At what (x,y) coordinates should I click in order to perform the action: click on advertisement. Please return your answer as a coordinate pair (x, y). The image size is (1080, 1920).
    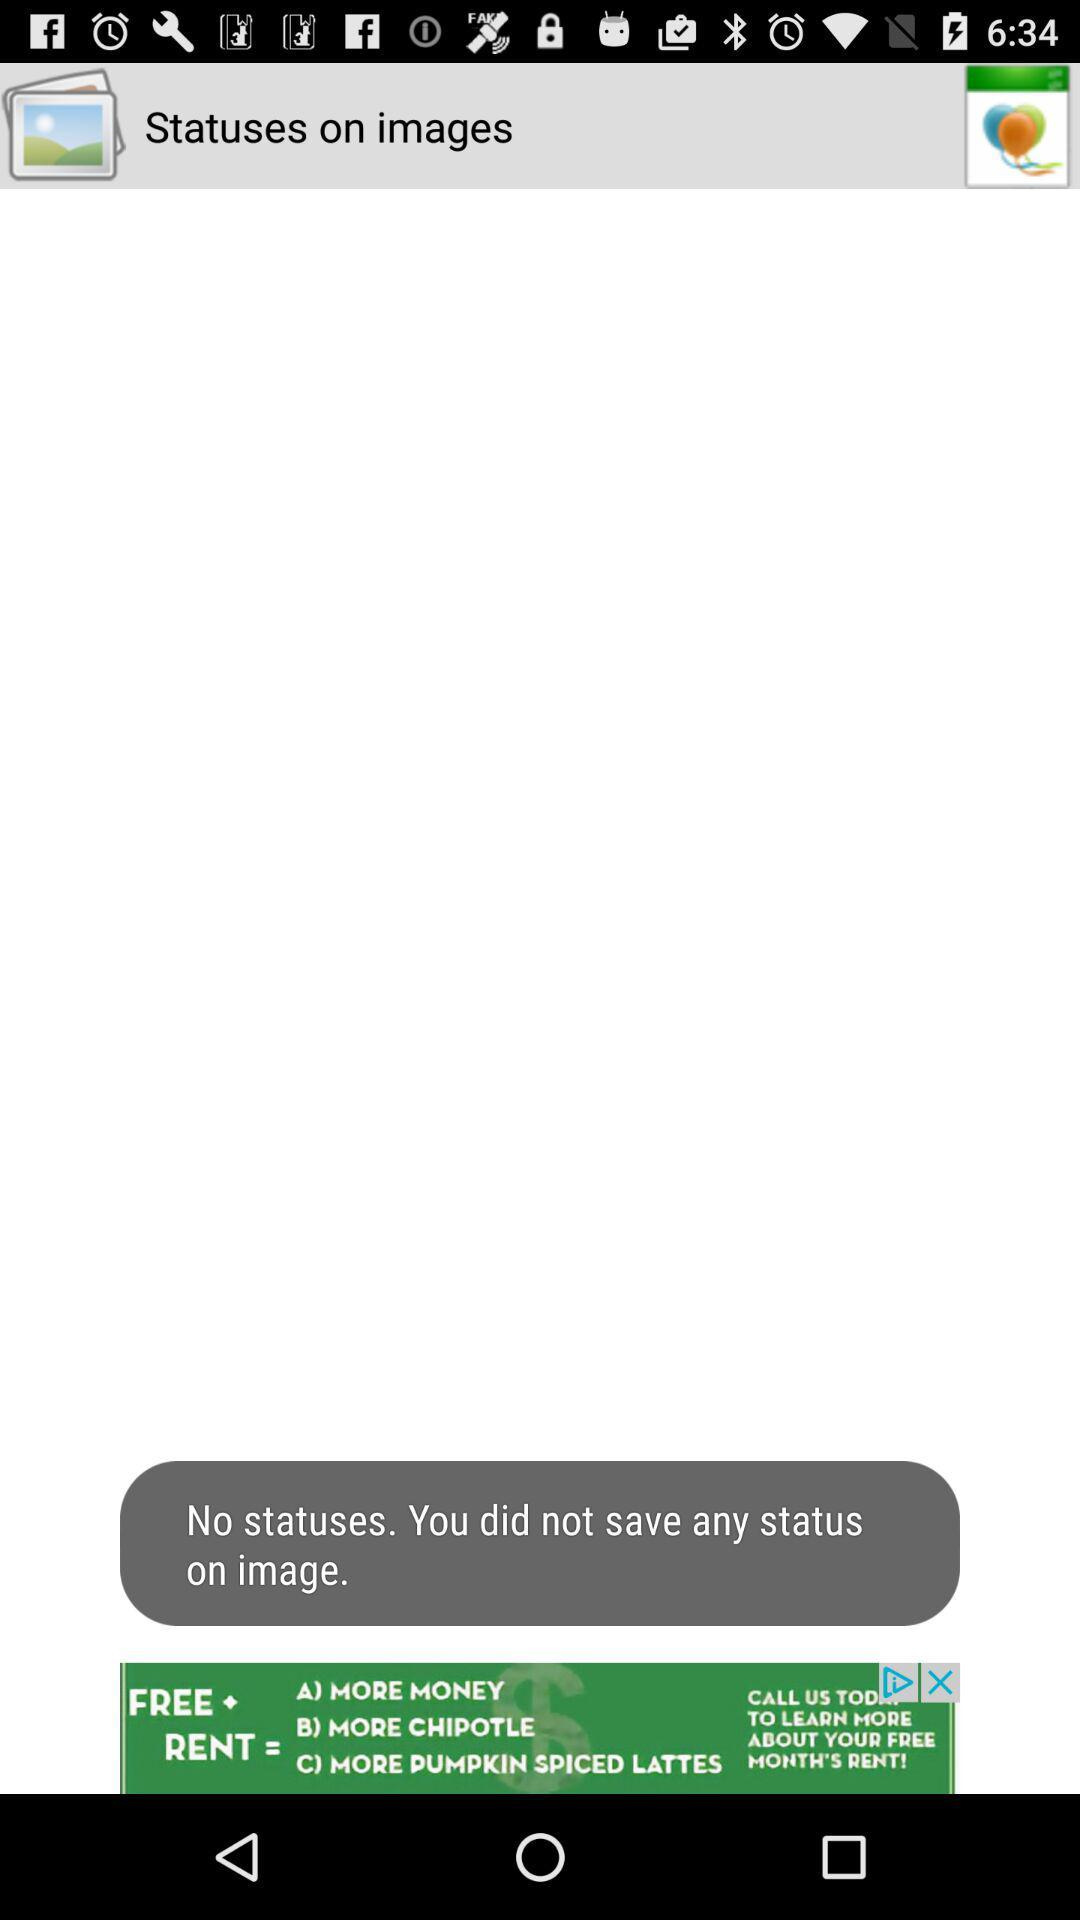
    Looking at the image, I should click on (540, 1727).